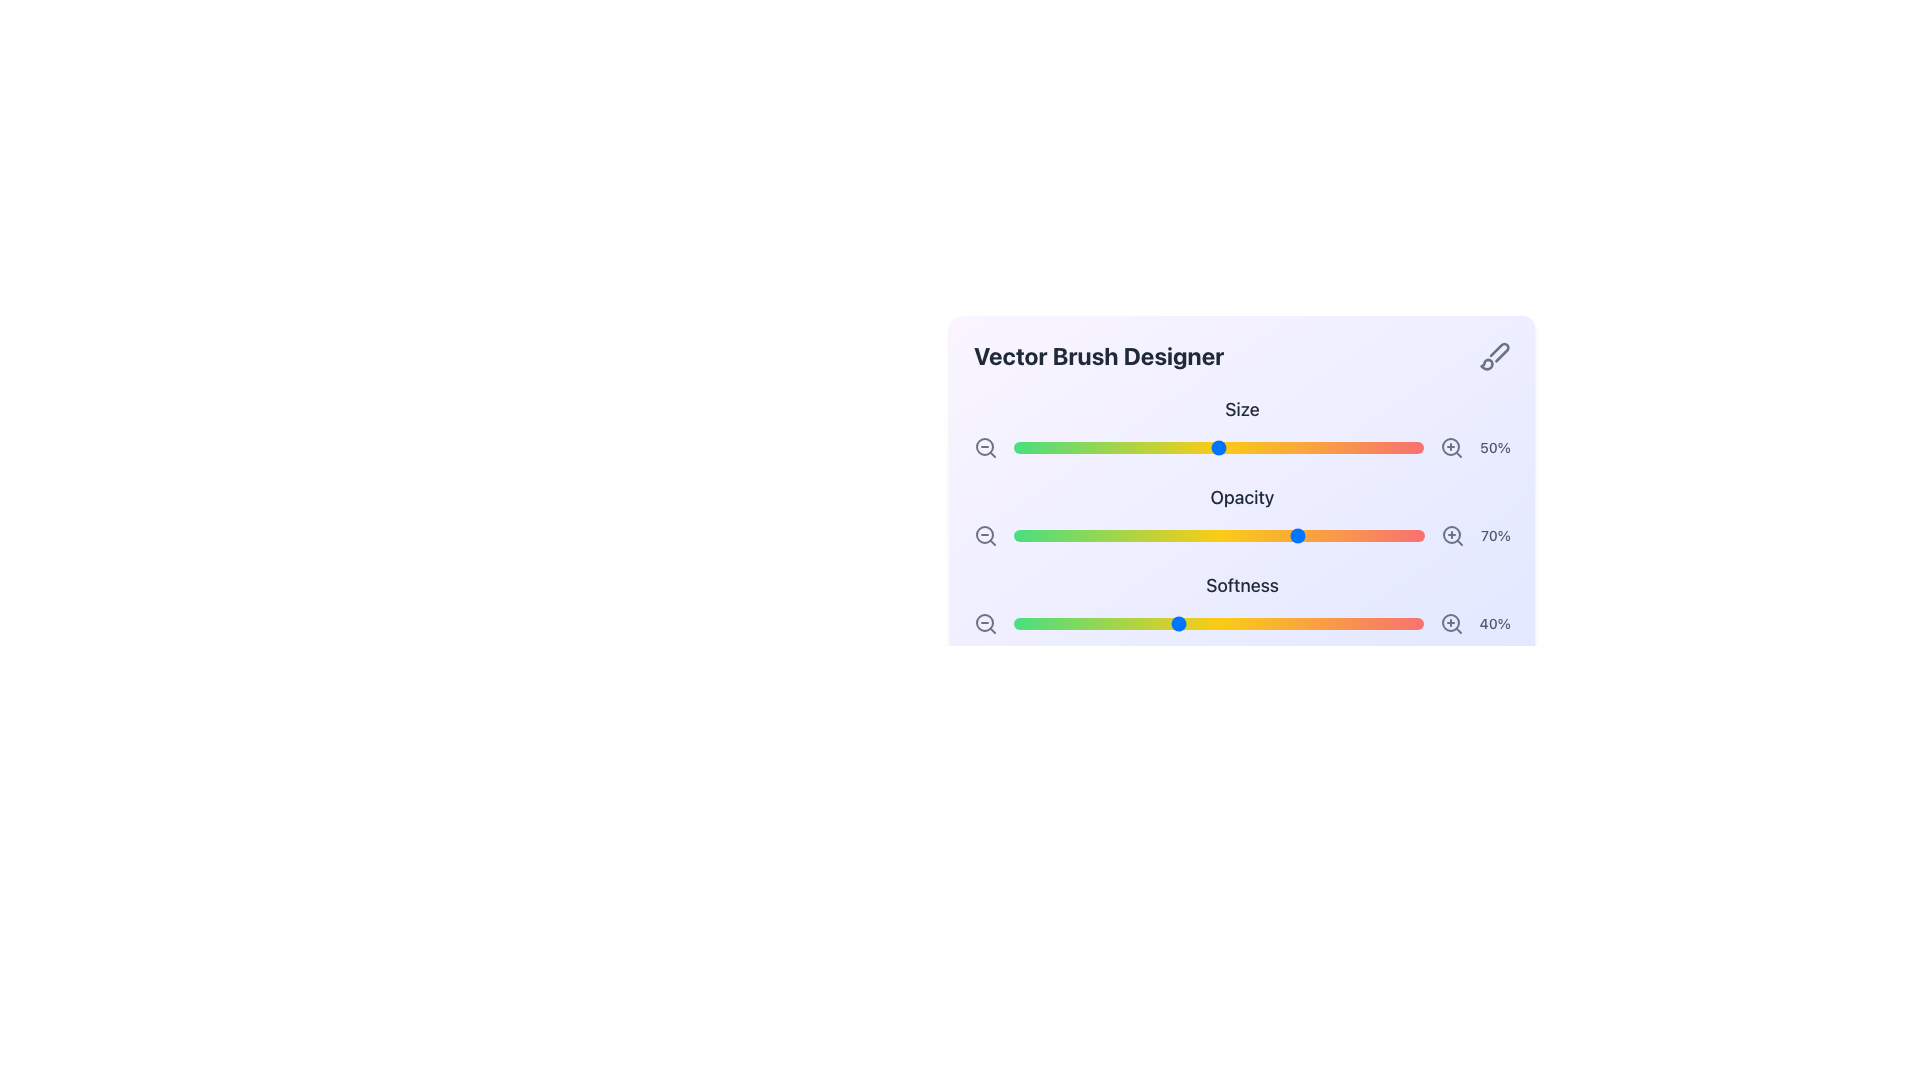  Describe the element at coordinates (1284, 623) in the screenshot. I see `softness` at that location.